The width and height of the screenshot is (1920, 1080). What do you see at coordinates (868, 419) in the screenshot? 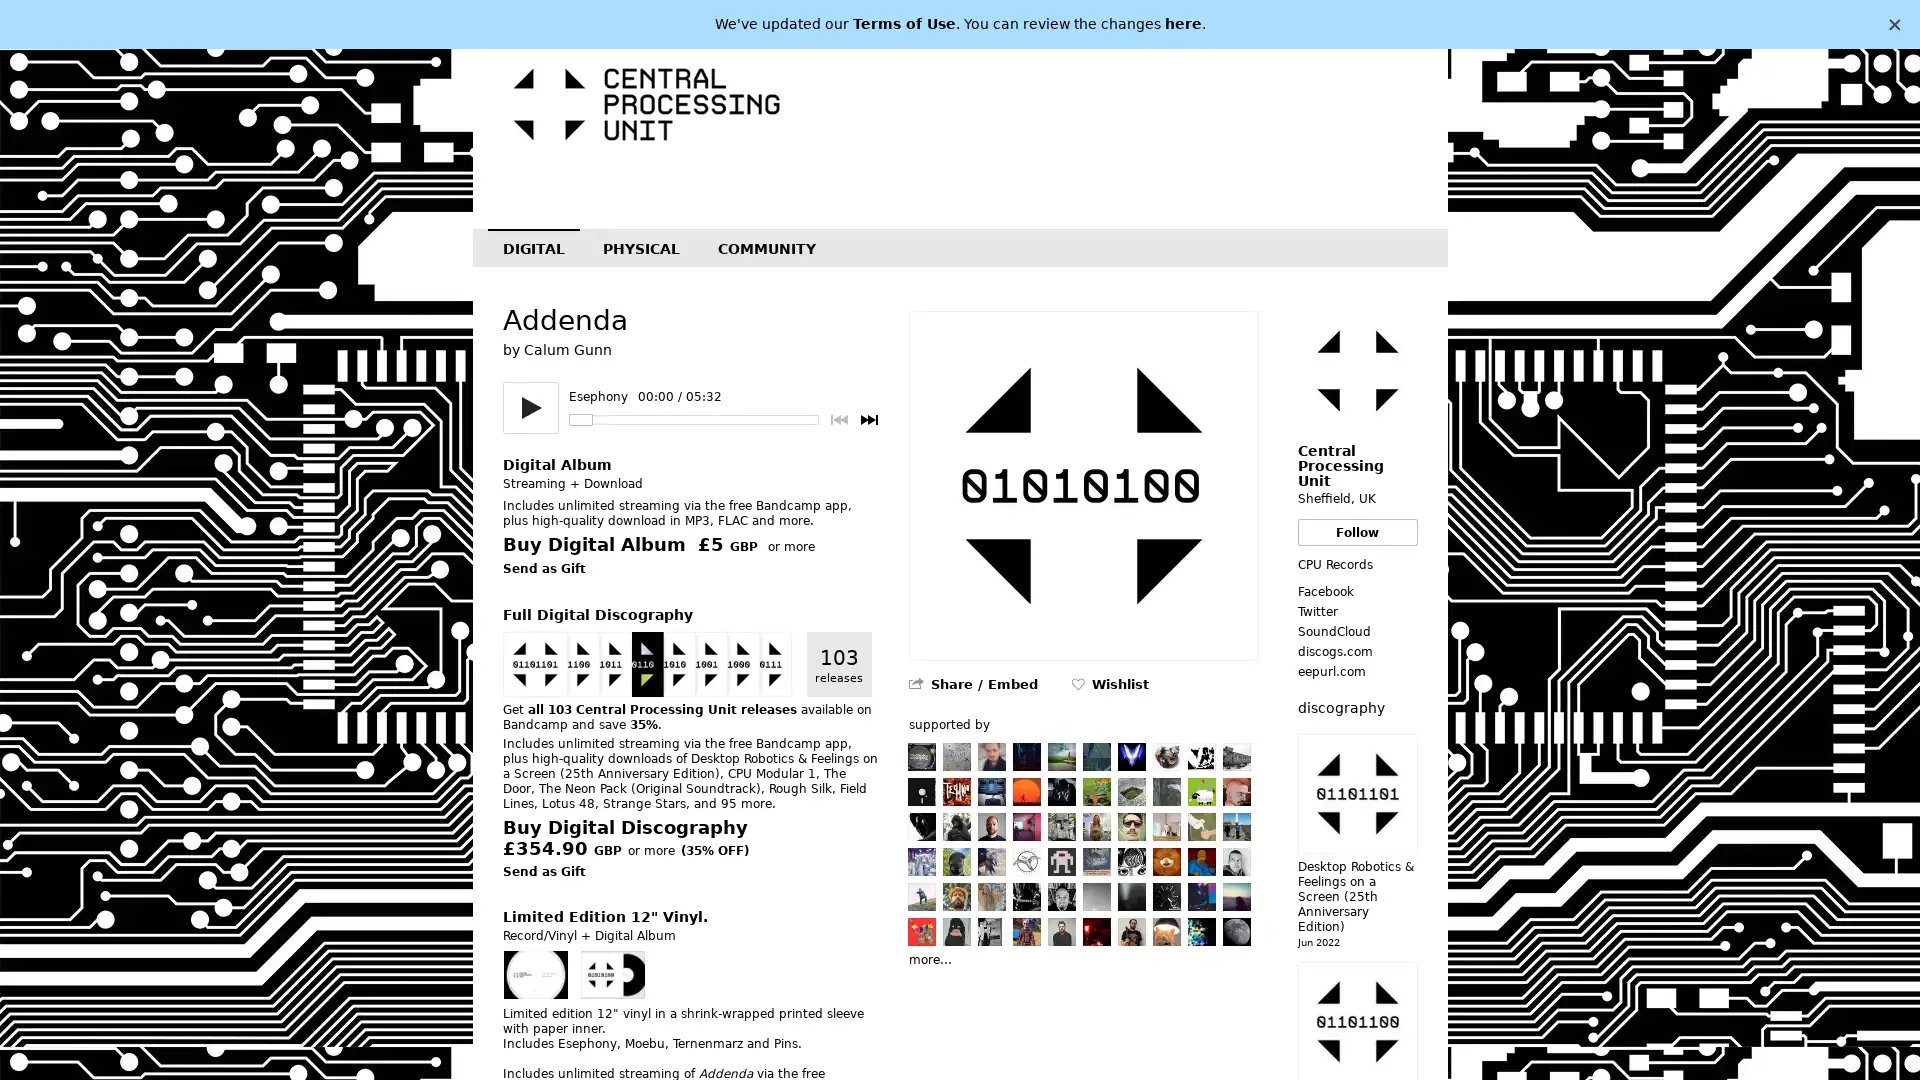
I see `Next track` at bounding box center [868, 419].